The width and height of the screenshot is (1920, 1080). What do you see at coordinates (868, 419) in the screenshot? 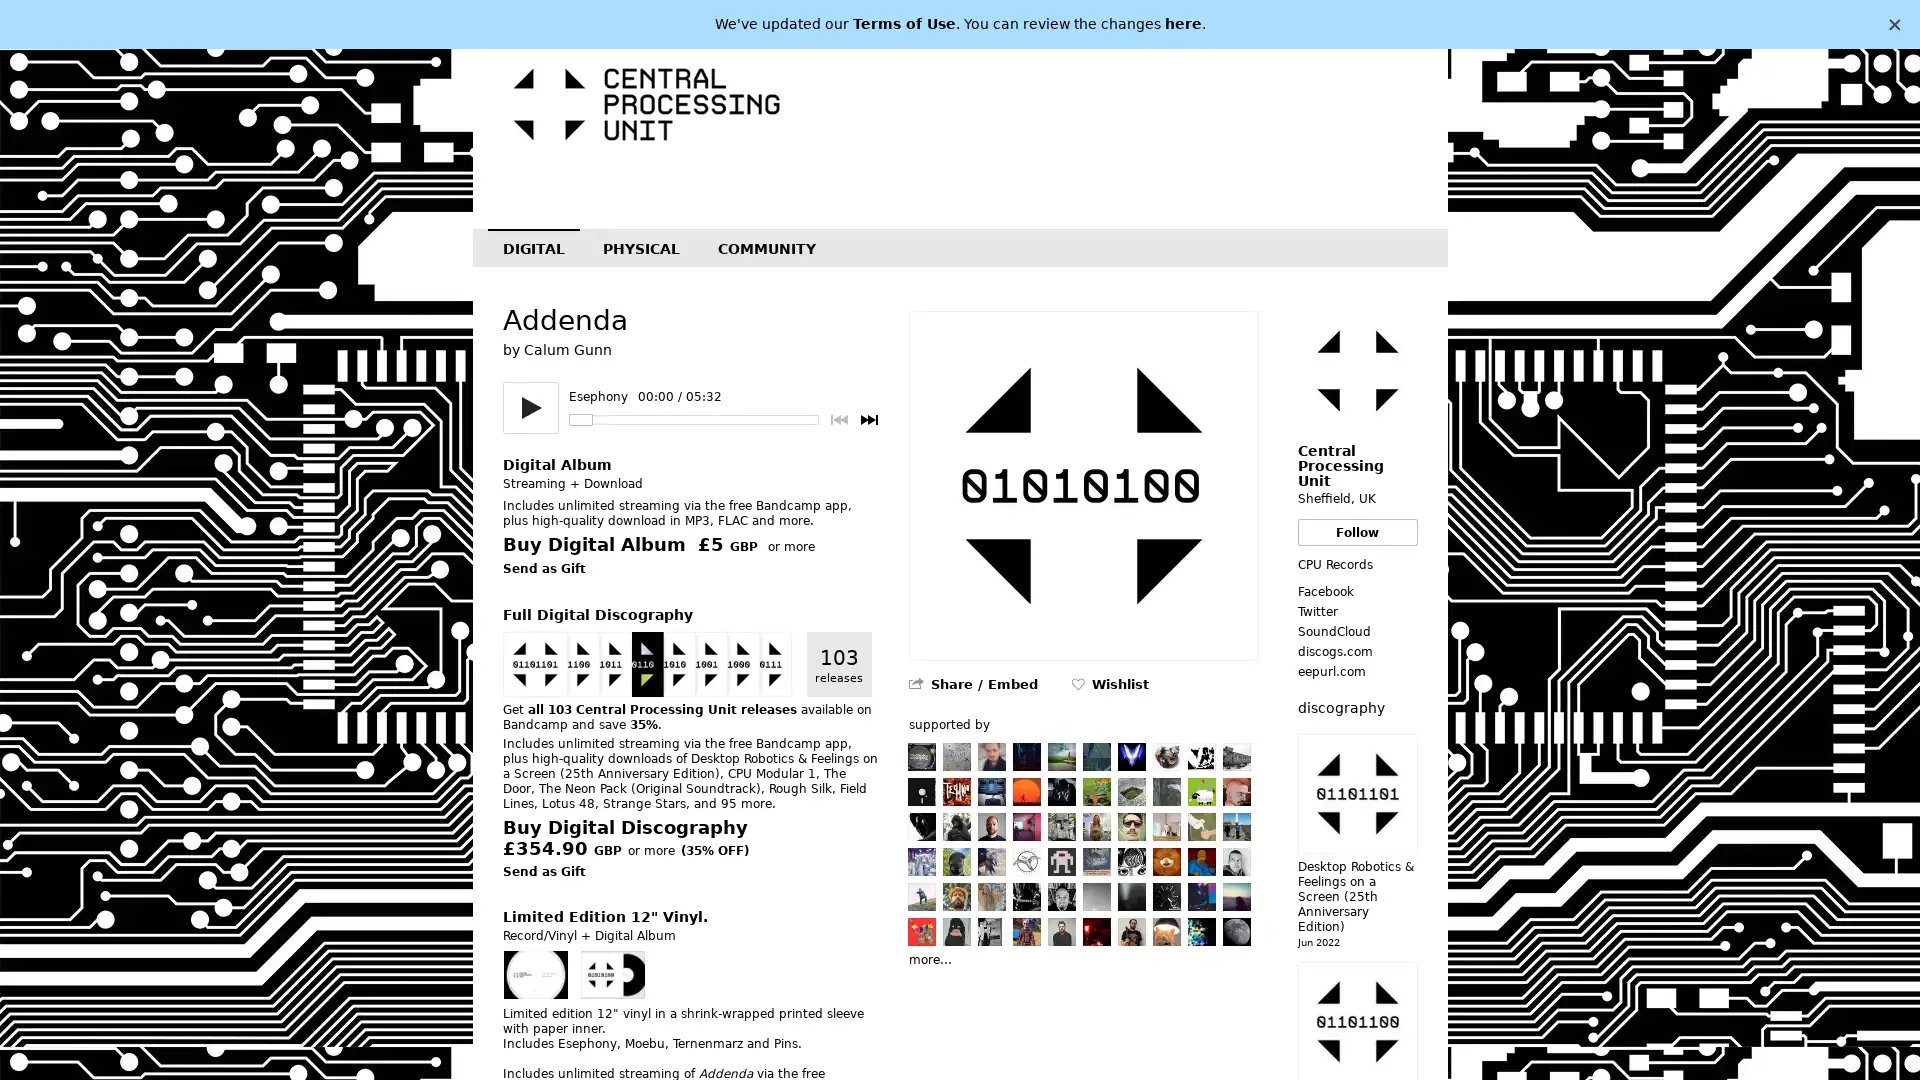
I see `Next track` at bounding box center [868, 419].